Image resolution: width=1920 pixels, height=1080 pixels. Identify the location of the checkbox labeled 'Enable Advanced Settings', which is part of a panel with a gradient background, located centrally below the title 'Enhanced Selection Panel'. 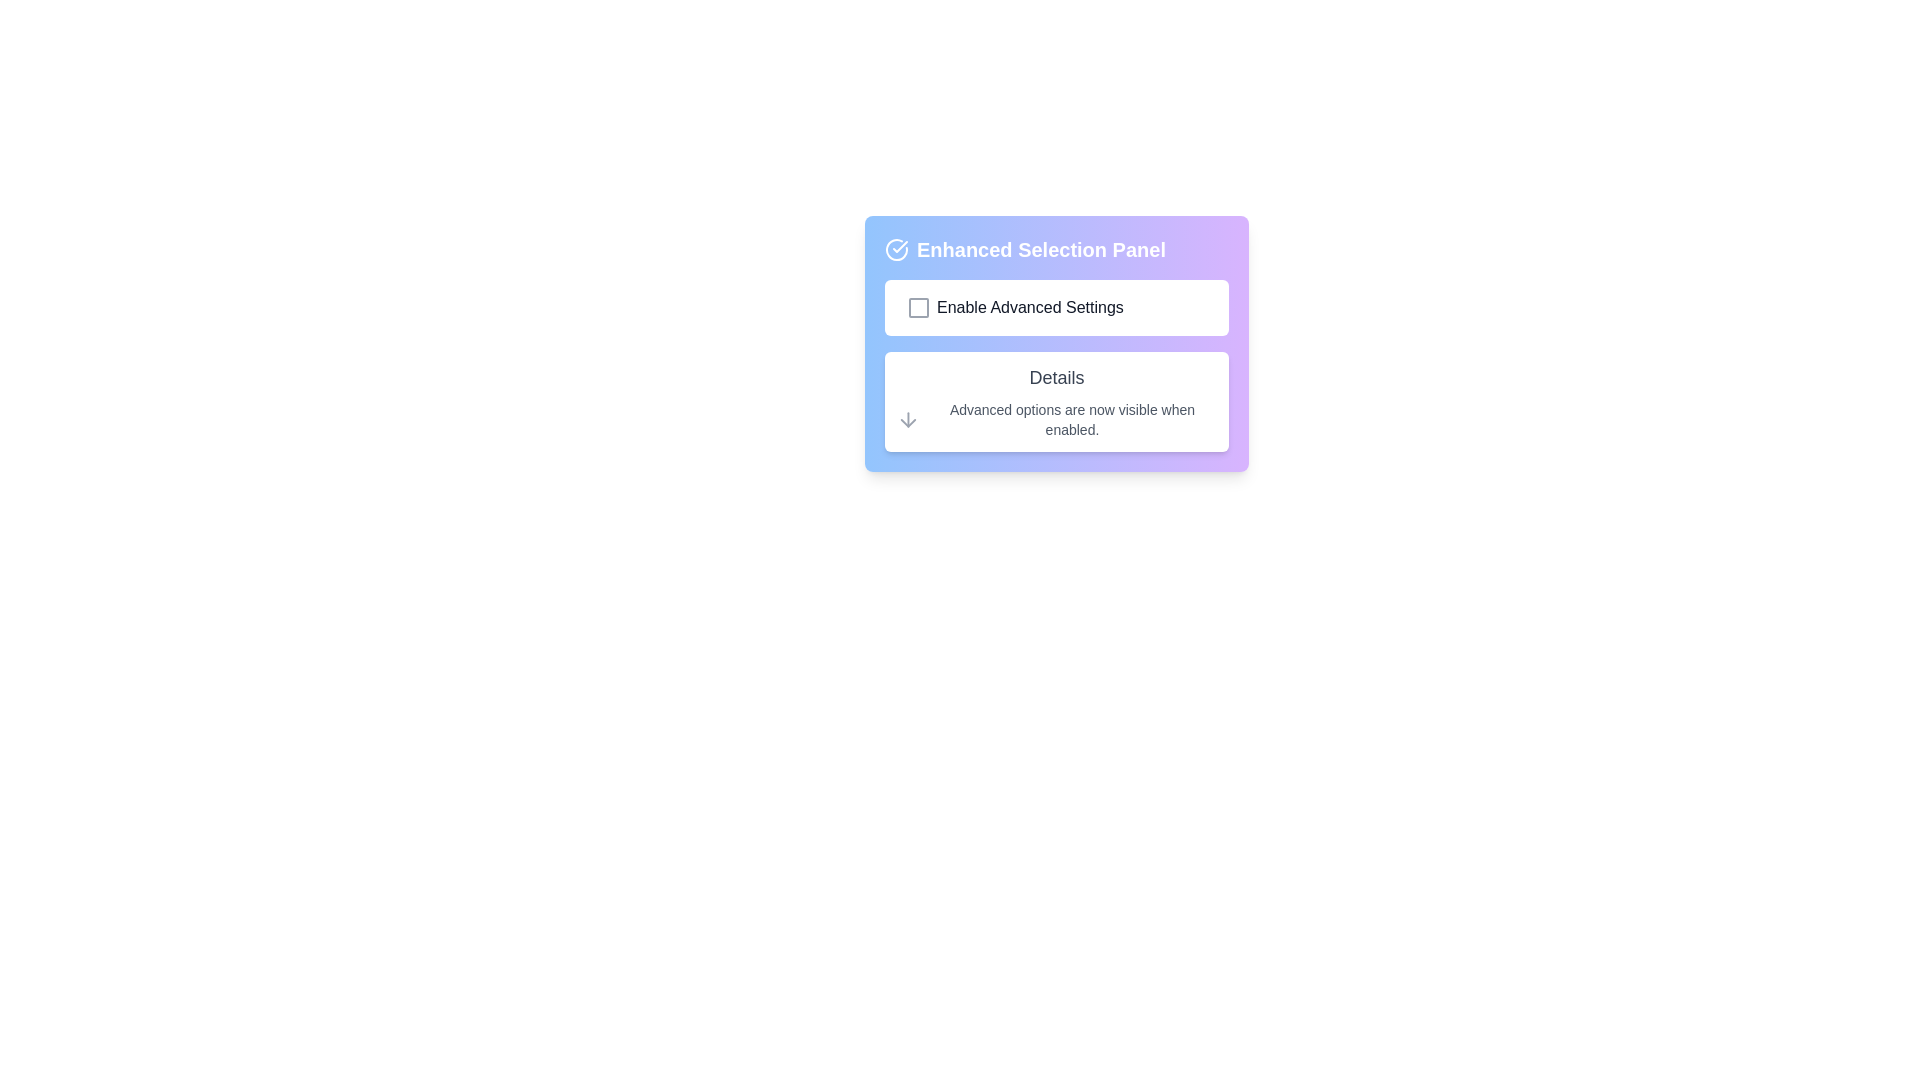
(1055, 308).